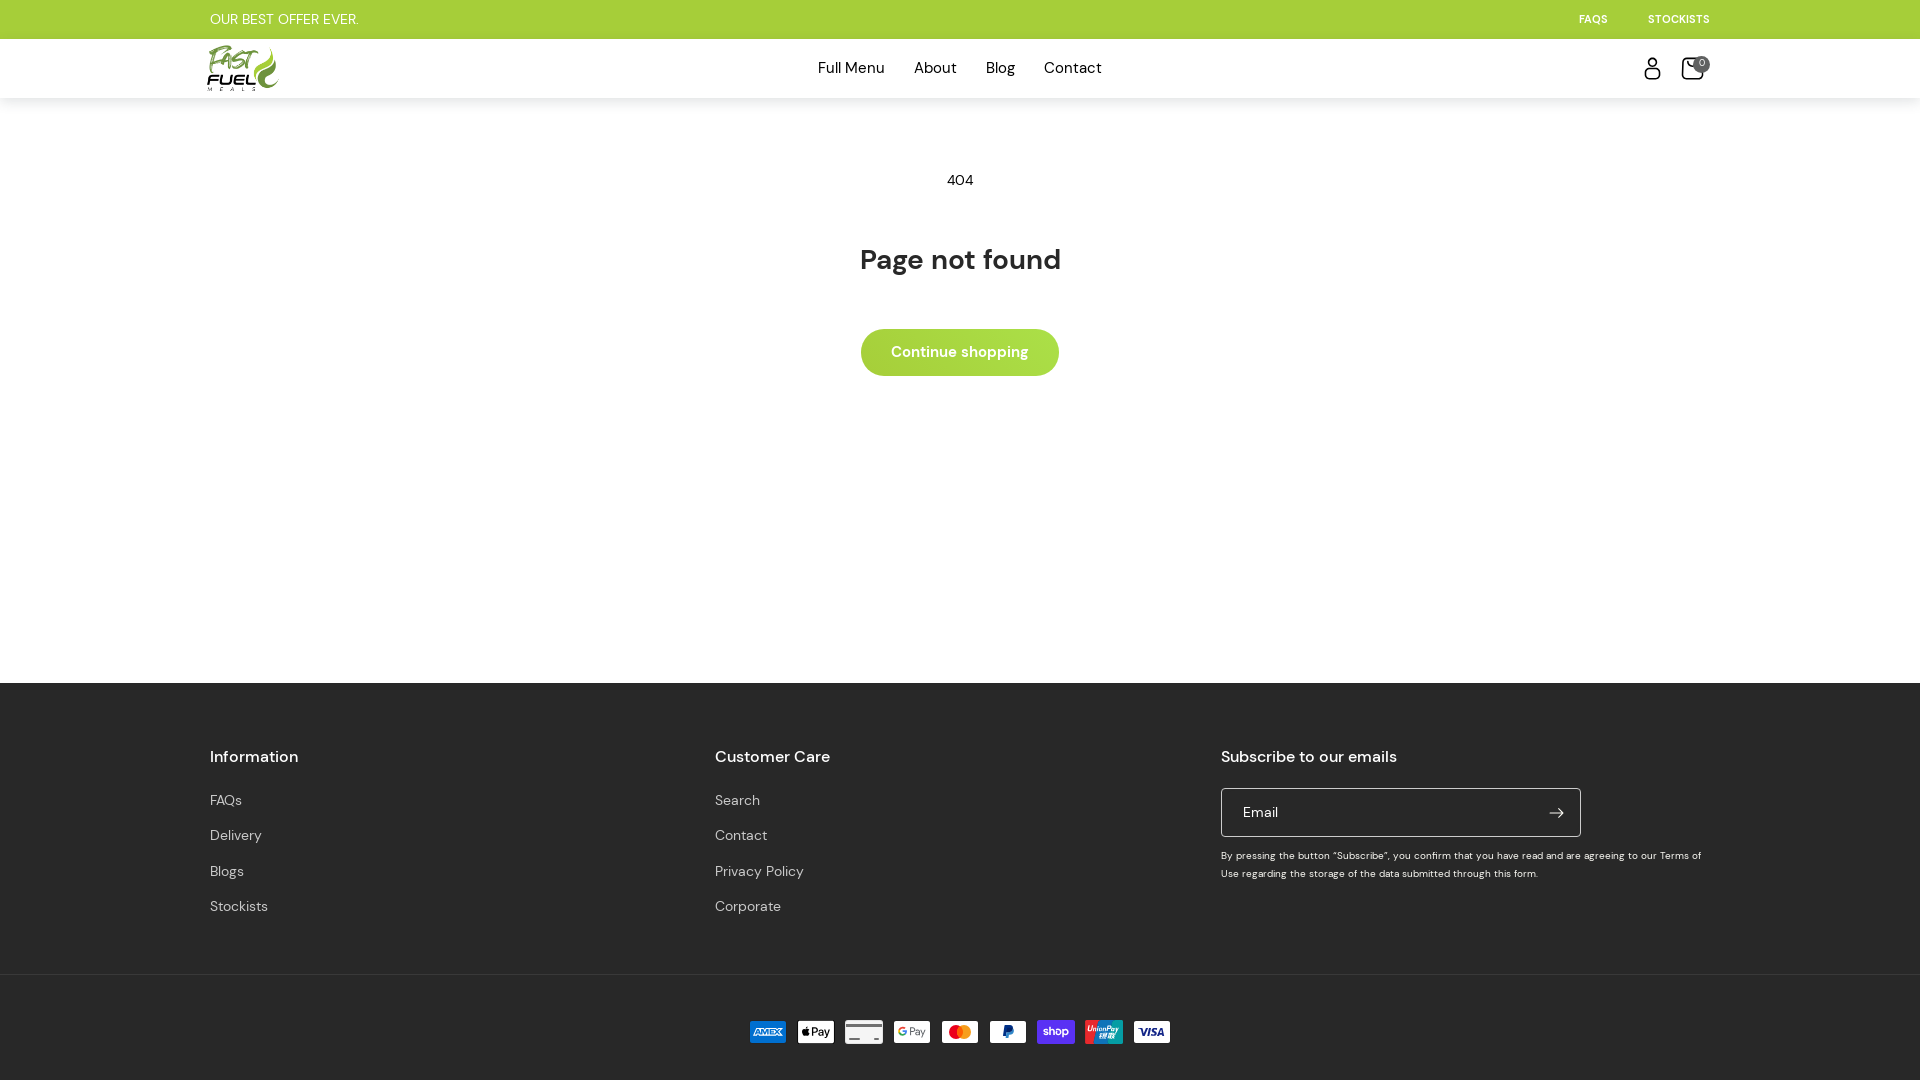 The image size is (1920, 1080). Describe the element at coordinates (715, 906) in the screenshot. I see `'Corporate'` at that location.